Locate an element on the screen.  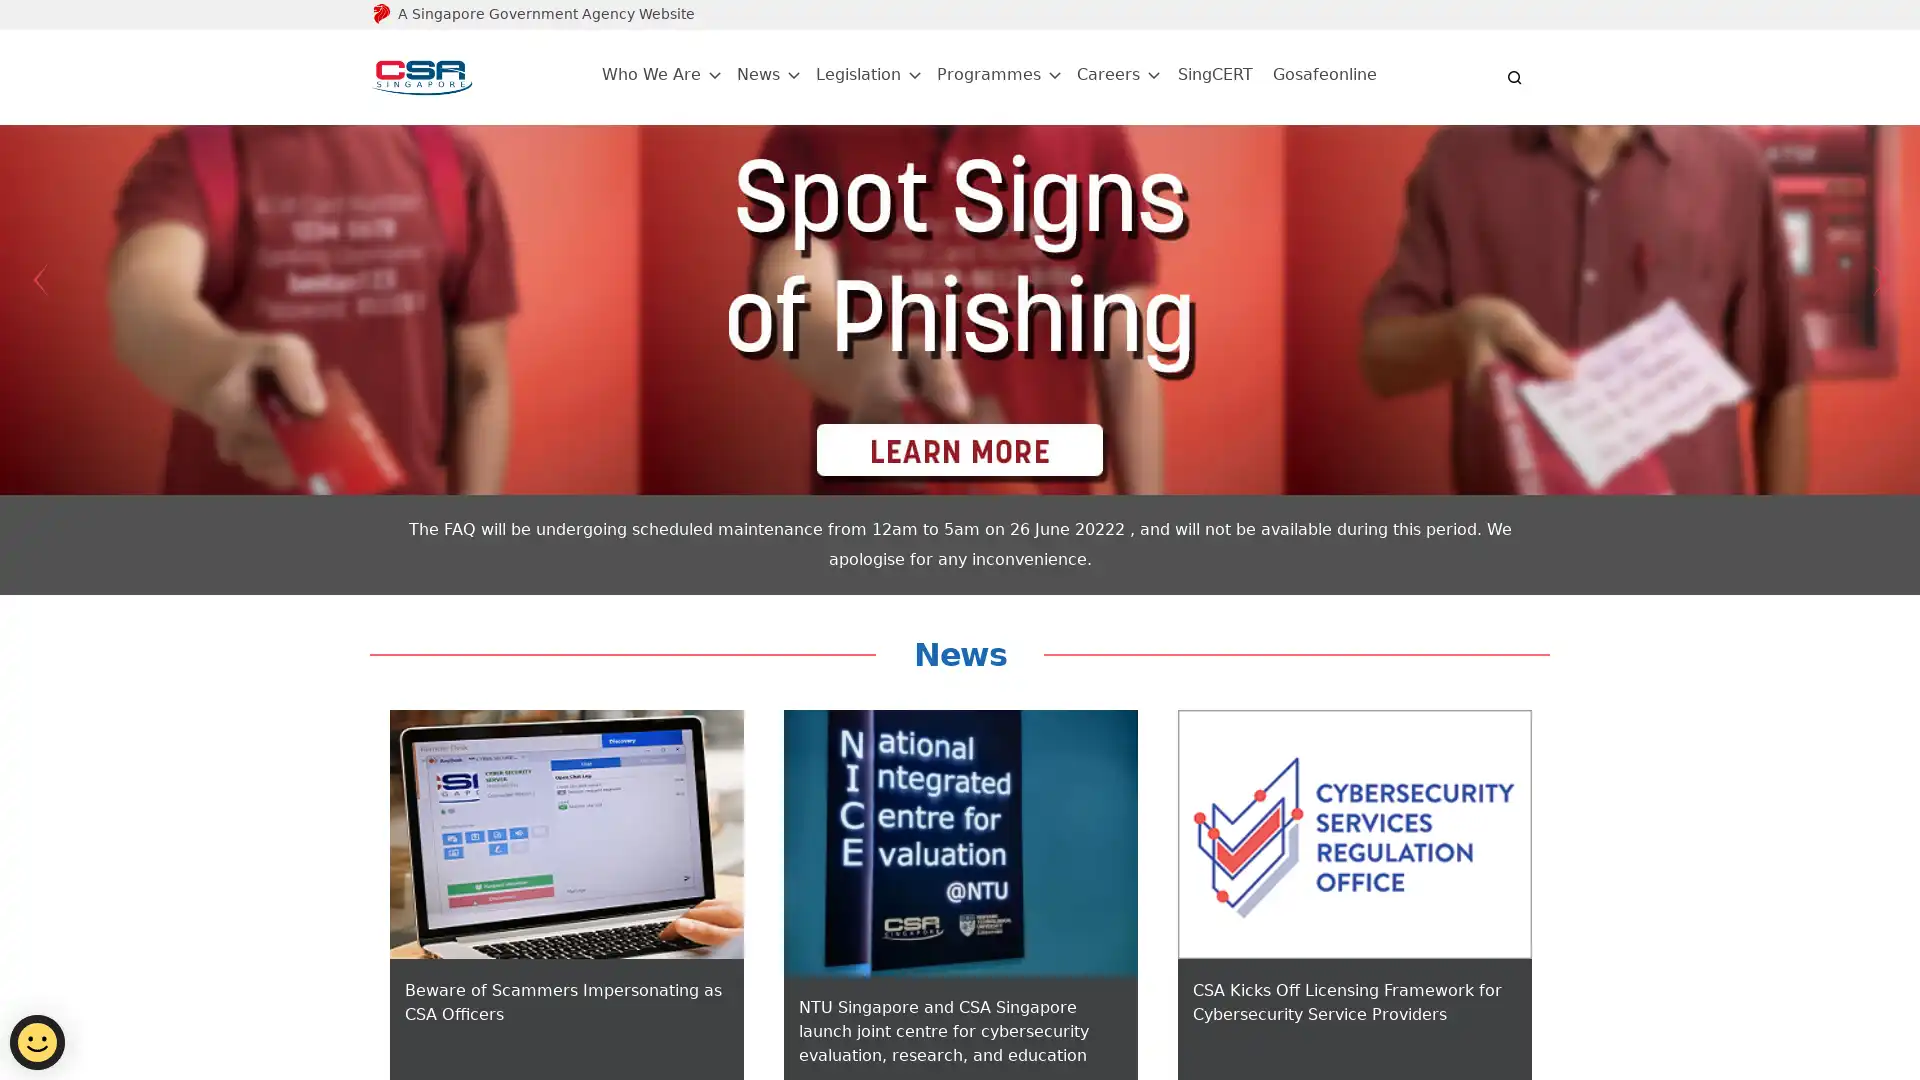
search is located at coordinates (1515, 76).